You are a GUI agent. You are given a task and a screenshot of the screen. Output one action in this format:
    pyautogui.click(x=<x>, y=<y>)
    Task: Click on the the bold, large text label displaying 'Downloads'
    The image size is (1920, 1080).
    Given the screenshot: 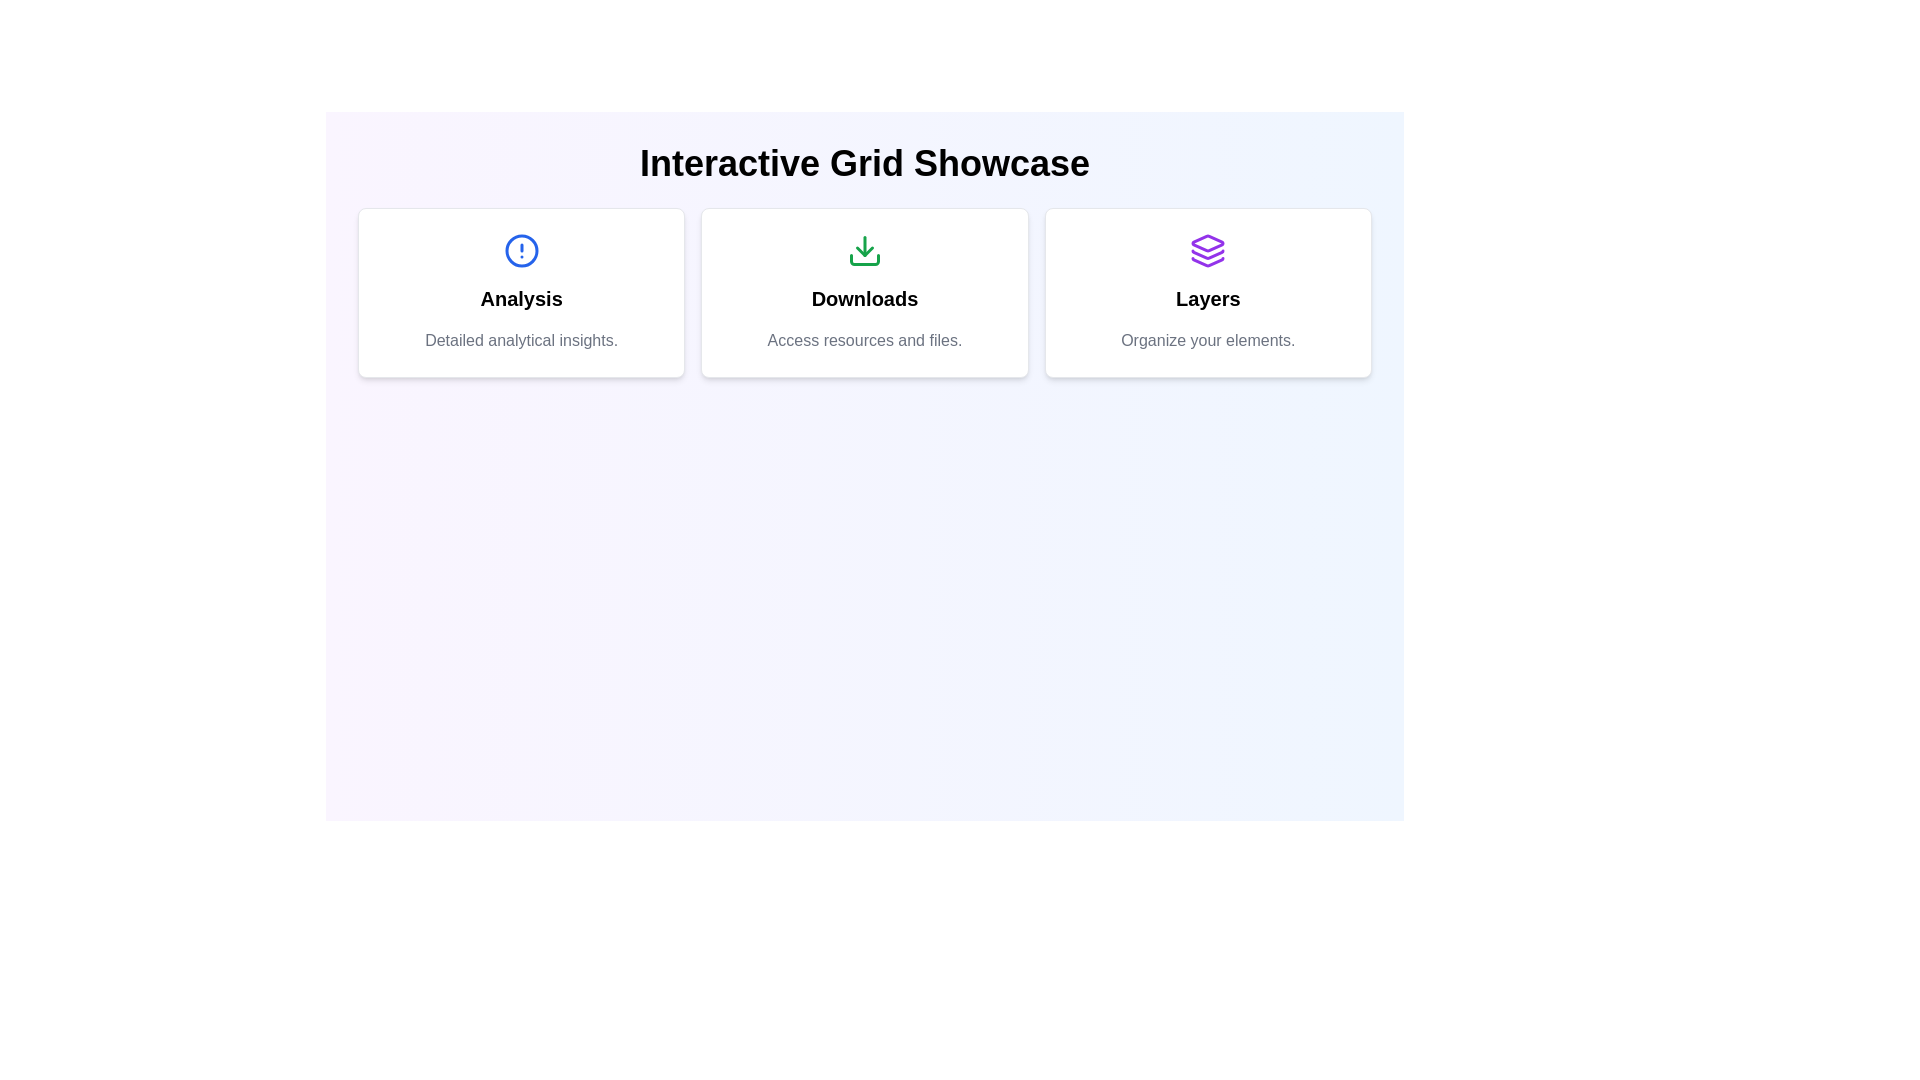 What is the action you would take?
    pyautogui.click(x=864, y=299)
    